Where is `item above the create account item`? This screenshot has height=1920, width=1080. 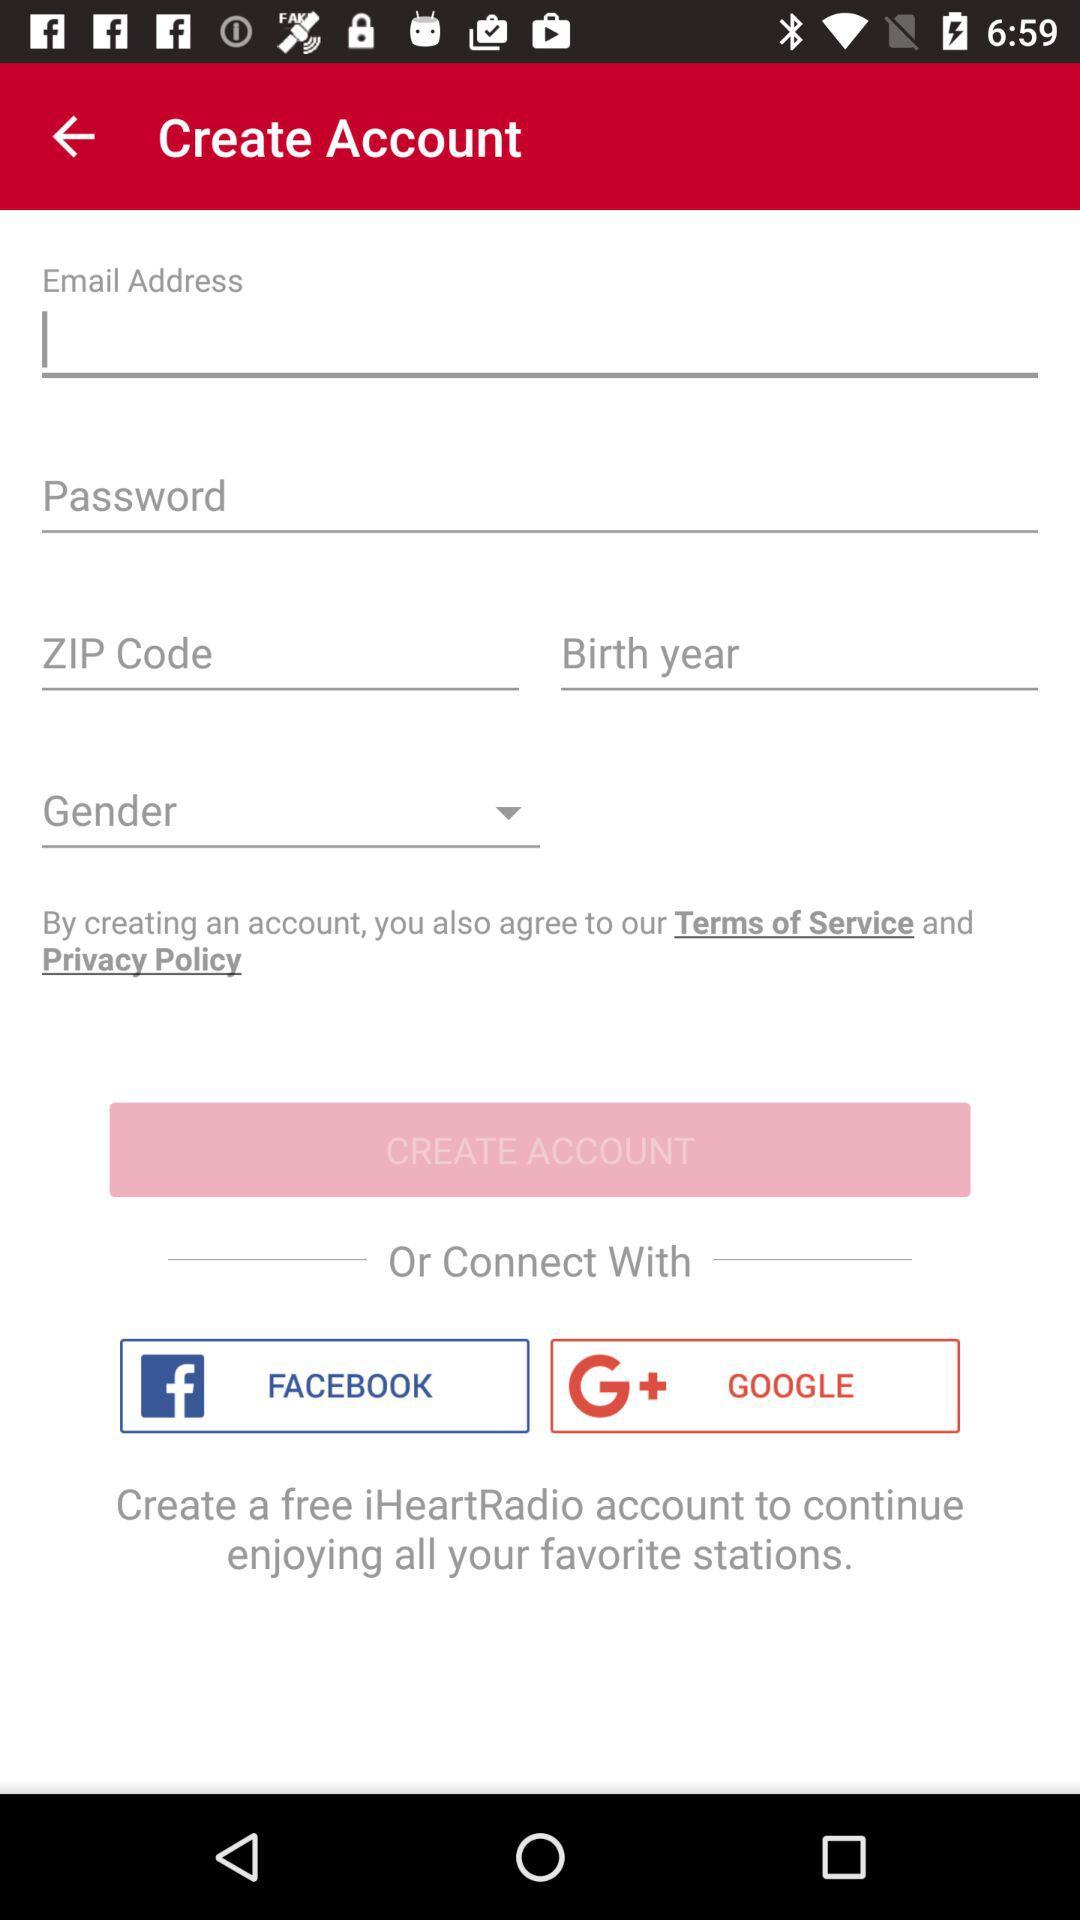
item above the create account item is located at coordinates (540, 938).